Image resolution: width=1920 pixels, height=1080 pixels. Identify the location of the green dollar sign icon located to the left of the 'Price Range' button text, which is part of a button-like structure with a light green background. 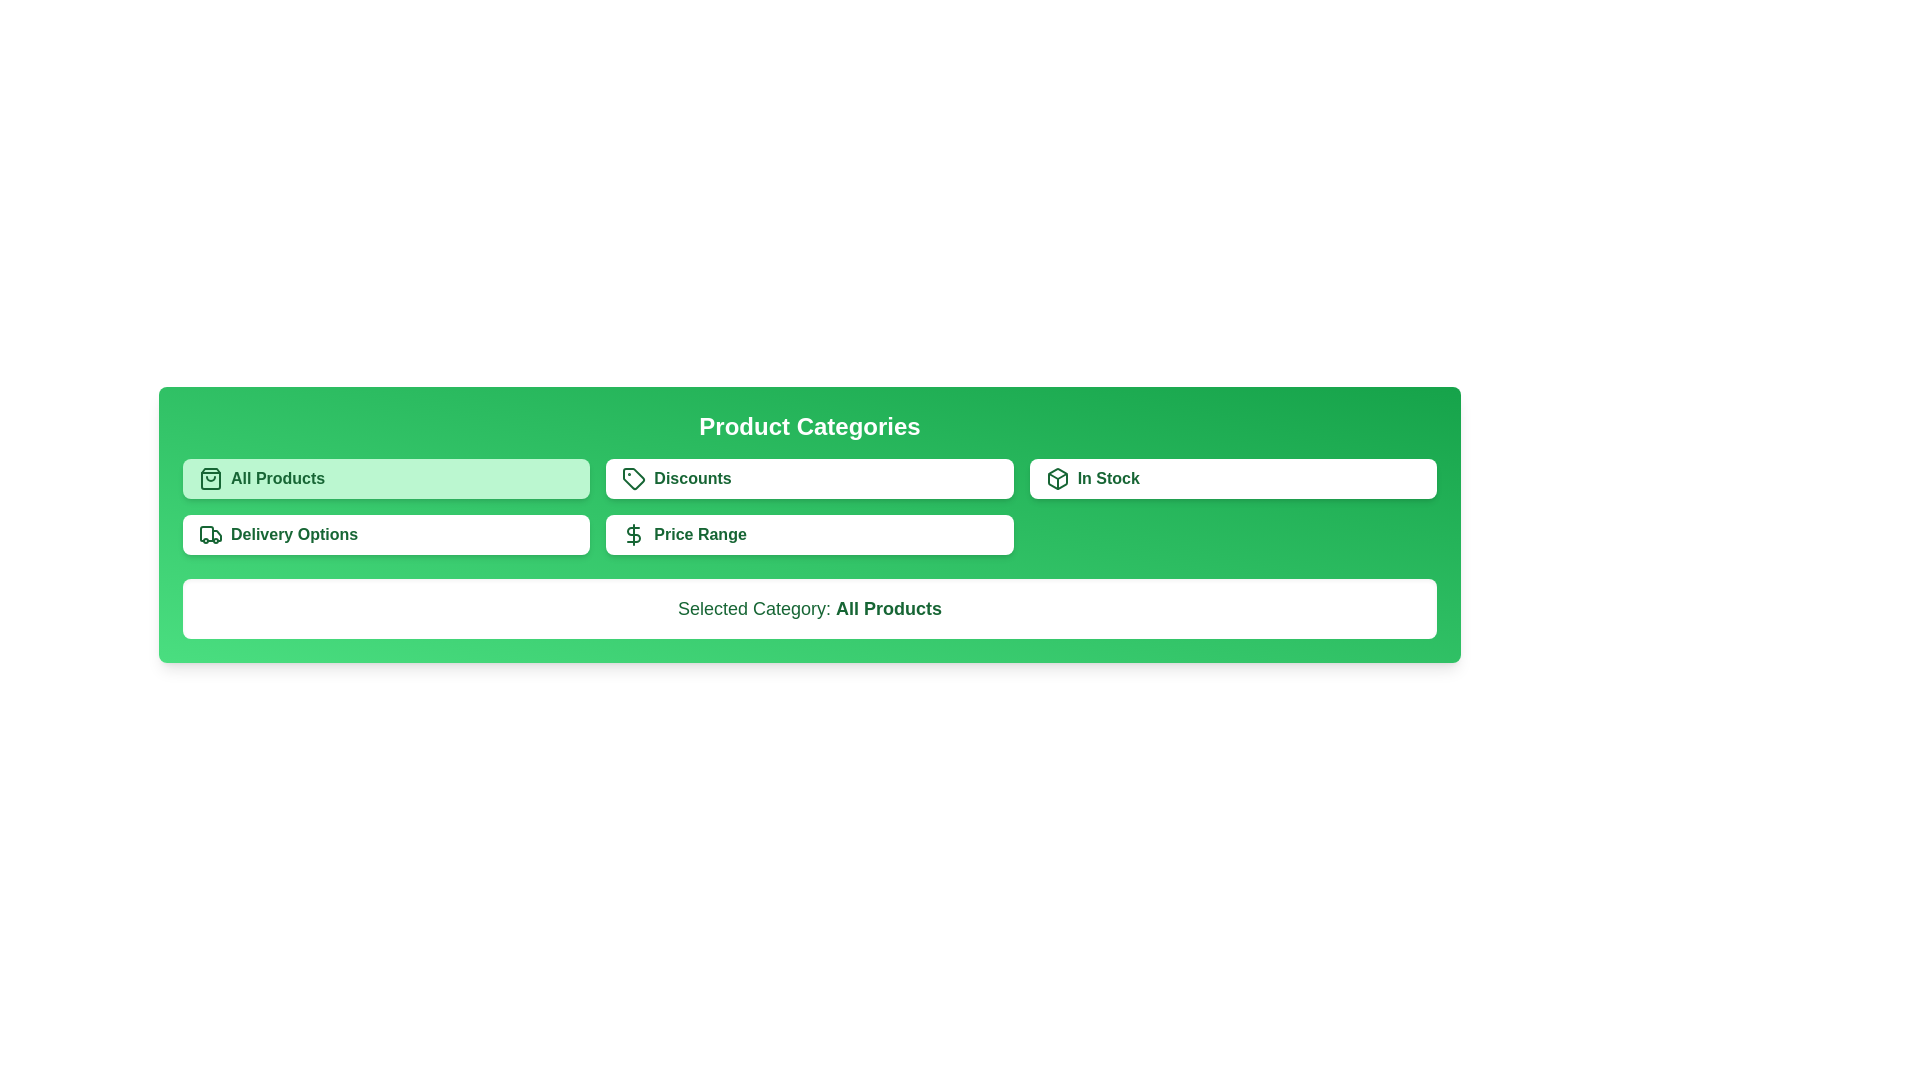
(633, 534).